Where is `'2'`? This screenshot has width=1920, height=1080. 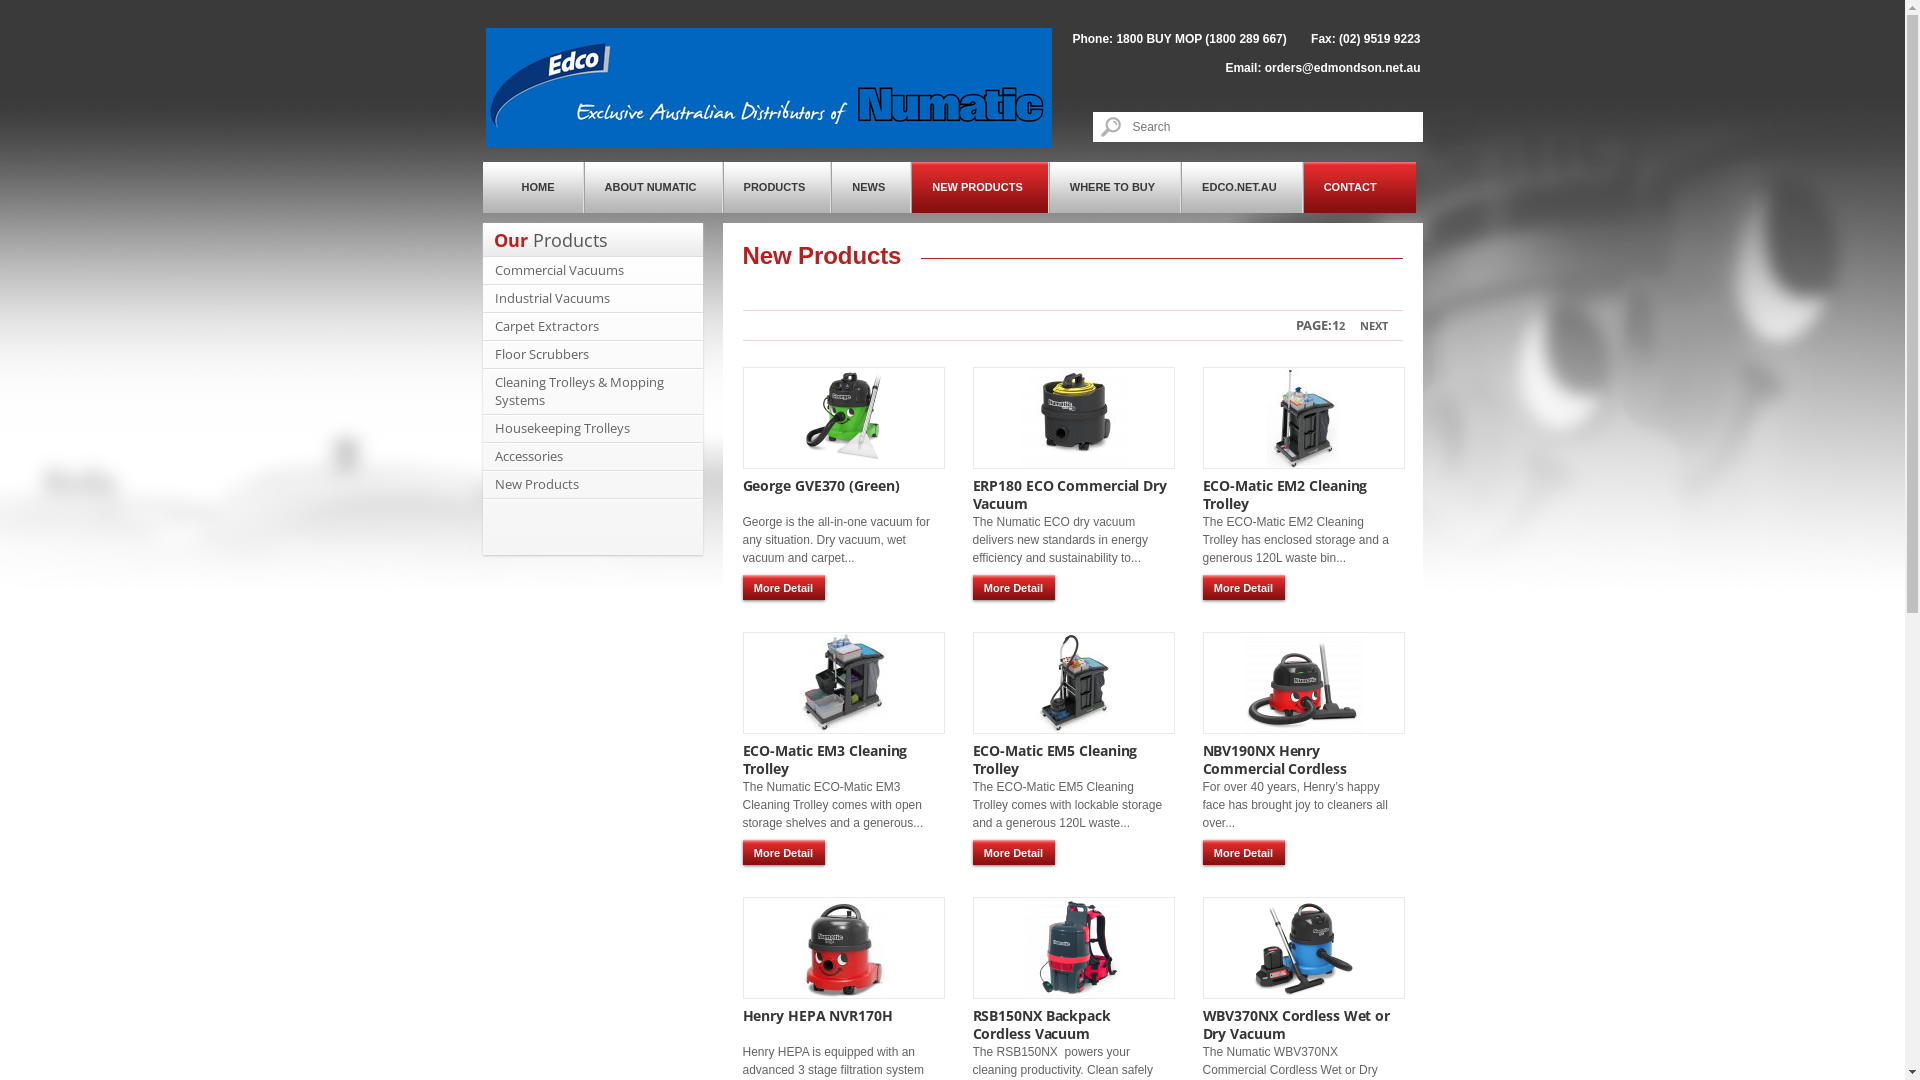
'2' is located at coordinates (1342, 324).